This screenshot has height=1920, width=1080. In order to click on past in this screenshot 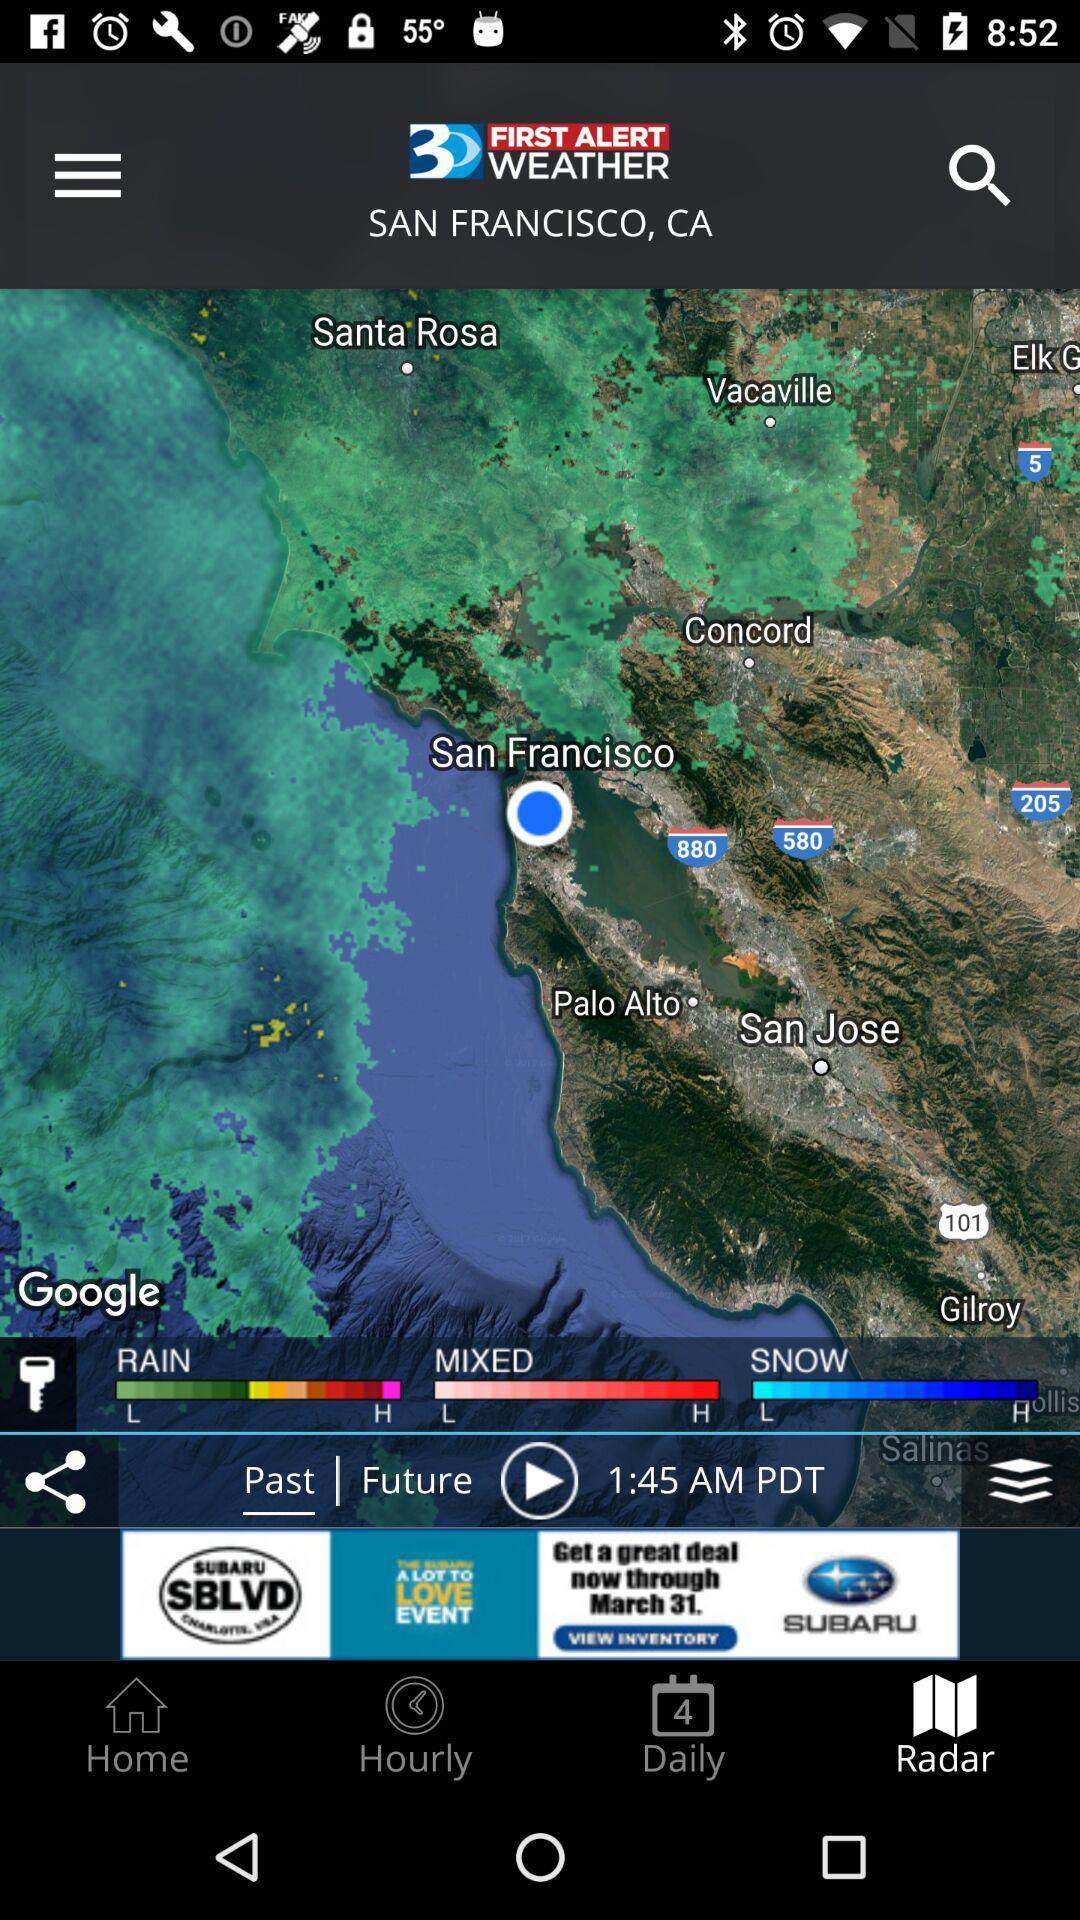, I will do `click(278, 1481)`.